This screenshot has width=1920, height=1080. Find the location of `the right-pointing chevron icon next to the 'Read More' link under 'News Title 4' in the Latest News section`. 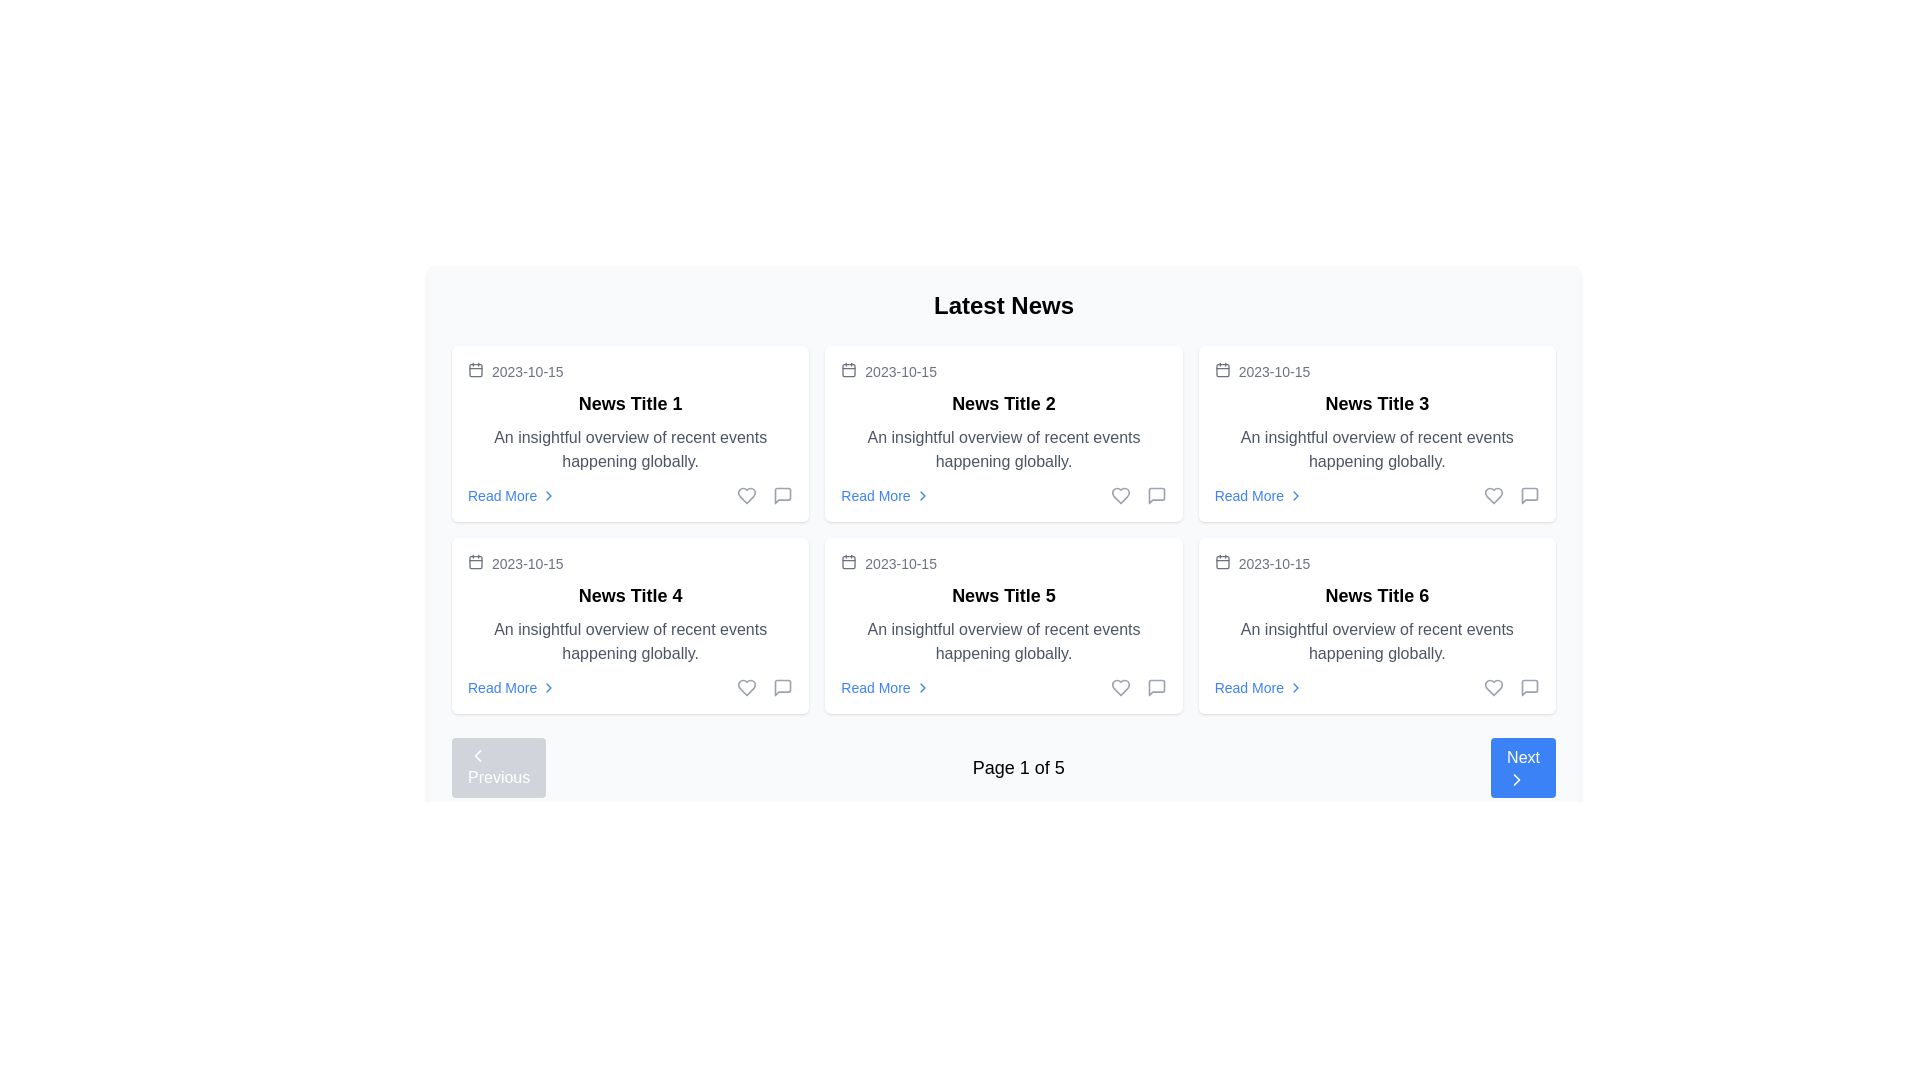

the right-pointing chevron icon next to the 'Read More' link under 'News Title 4' in the Latest News section is located at coordinates (549, 686).